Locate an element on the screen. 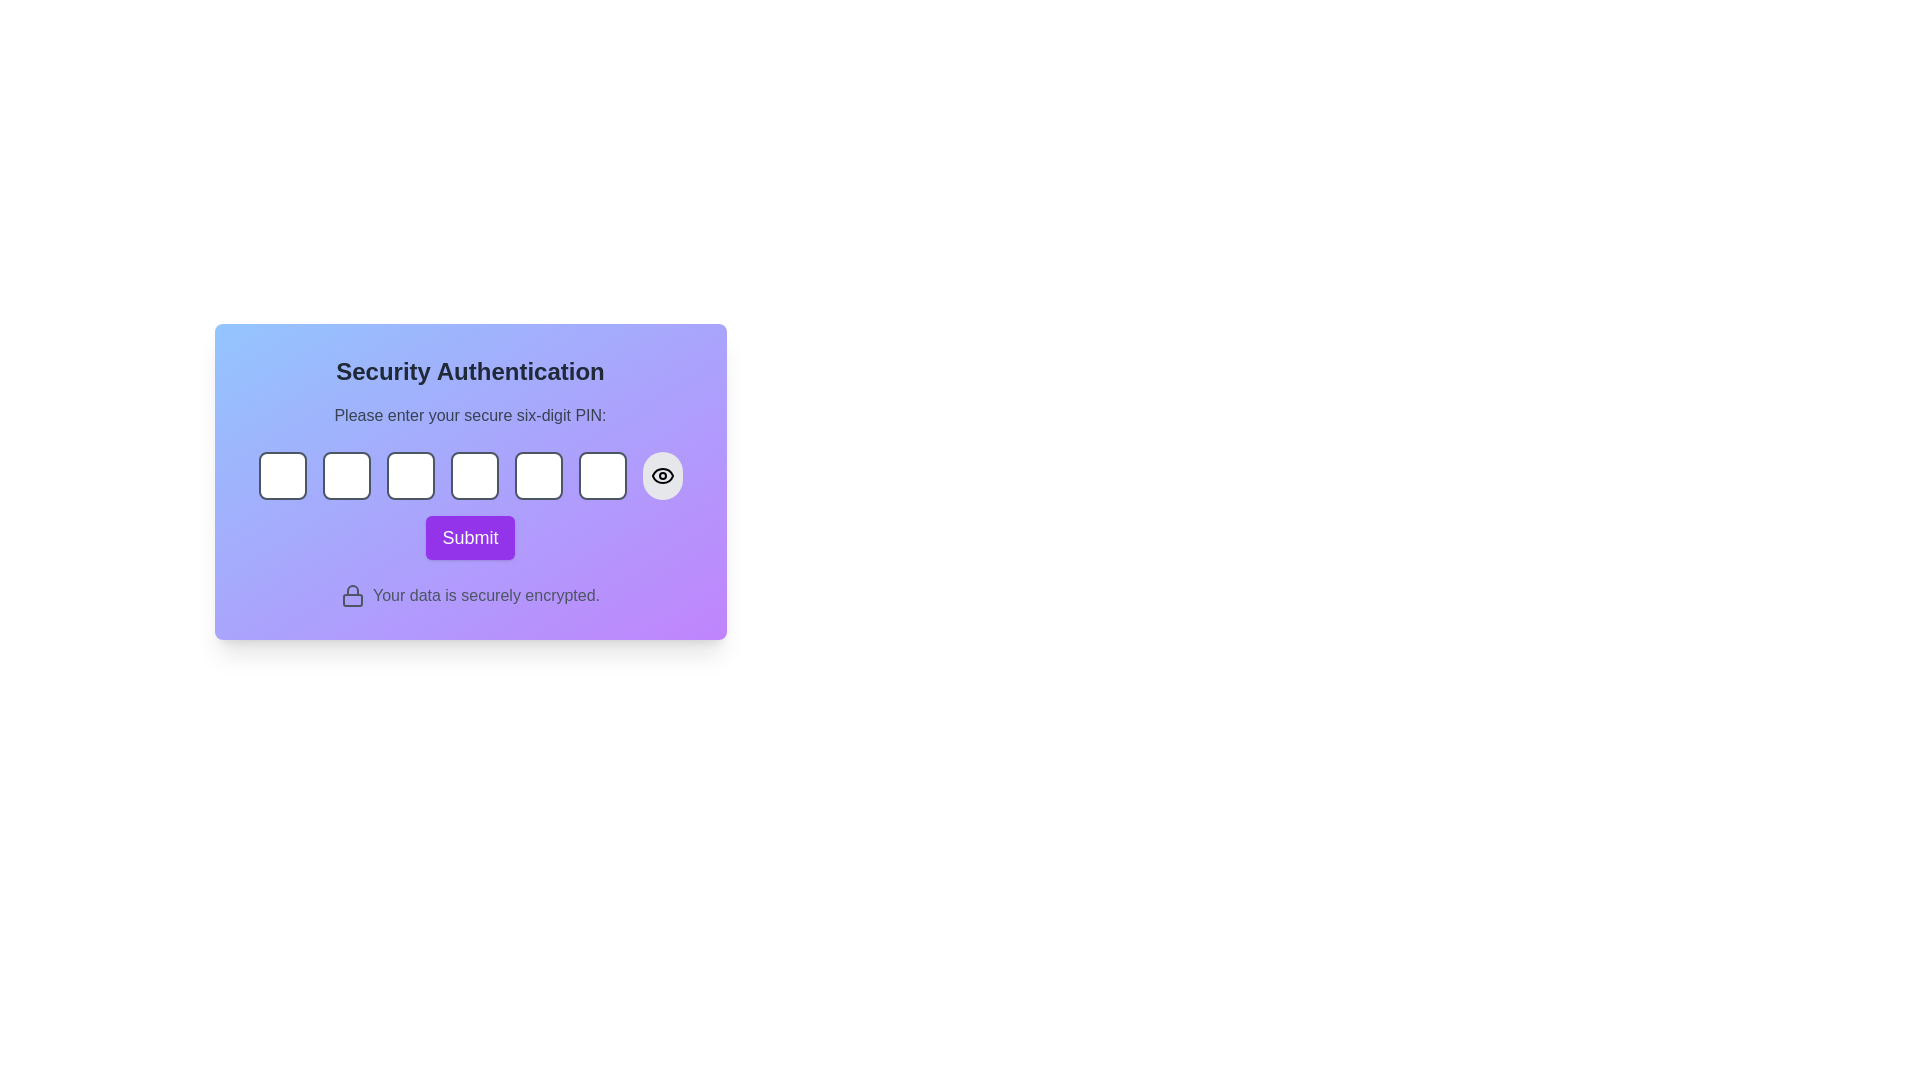 This screenshot has width=1920, height=1080. the circular button with a soft gray background and an eye icon in its center is located at coordinates (662, 475).